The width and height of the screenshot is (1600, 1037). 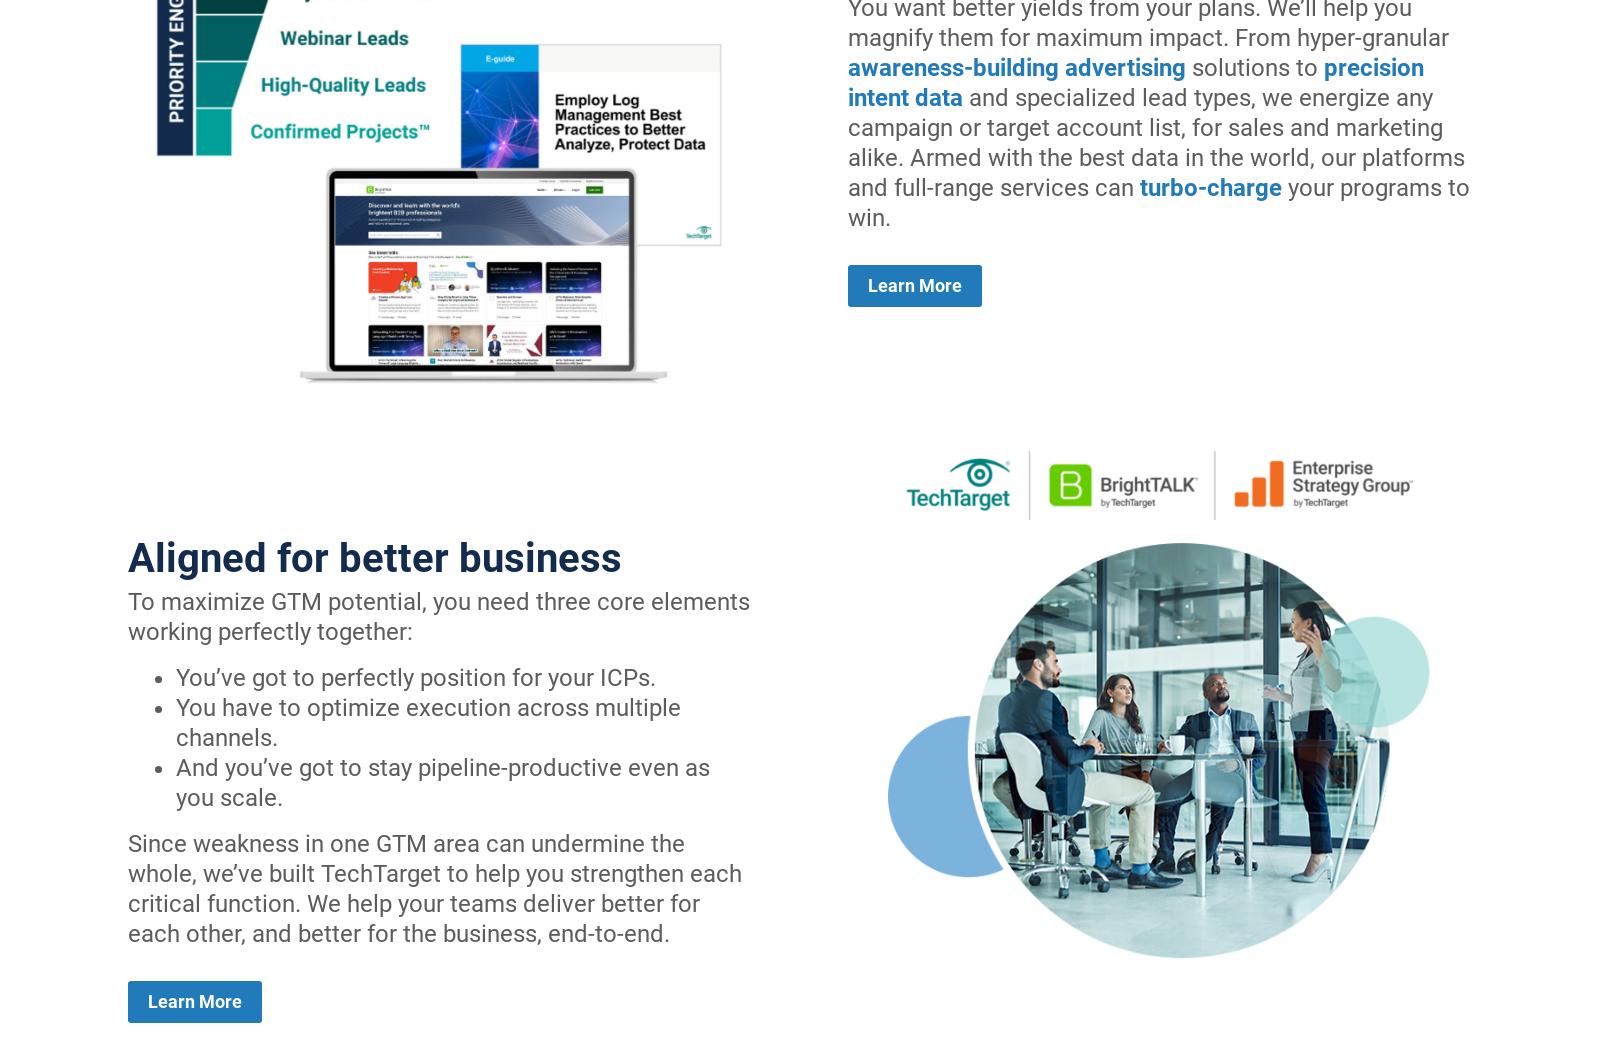 What do you see at coordinates (442, 782) in the screenshot?
I see `'And you’ve got to stay pipeline-productive even as you scale.'` at bounding box center [442, 782].